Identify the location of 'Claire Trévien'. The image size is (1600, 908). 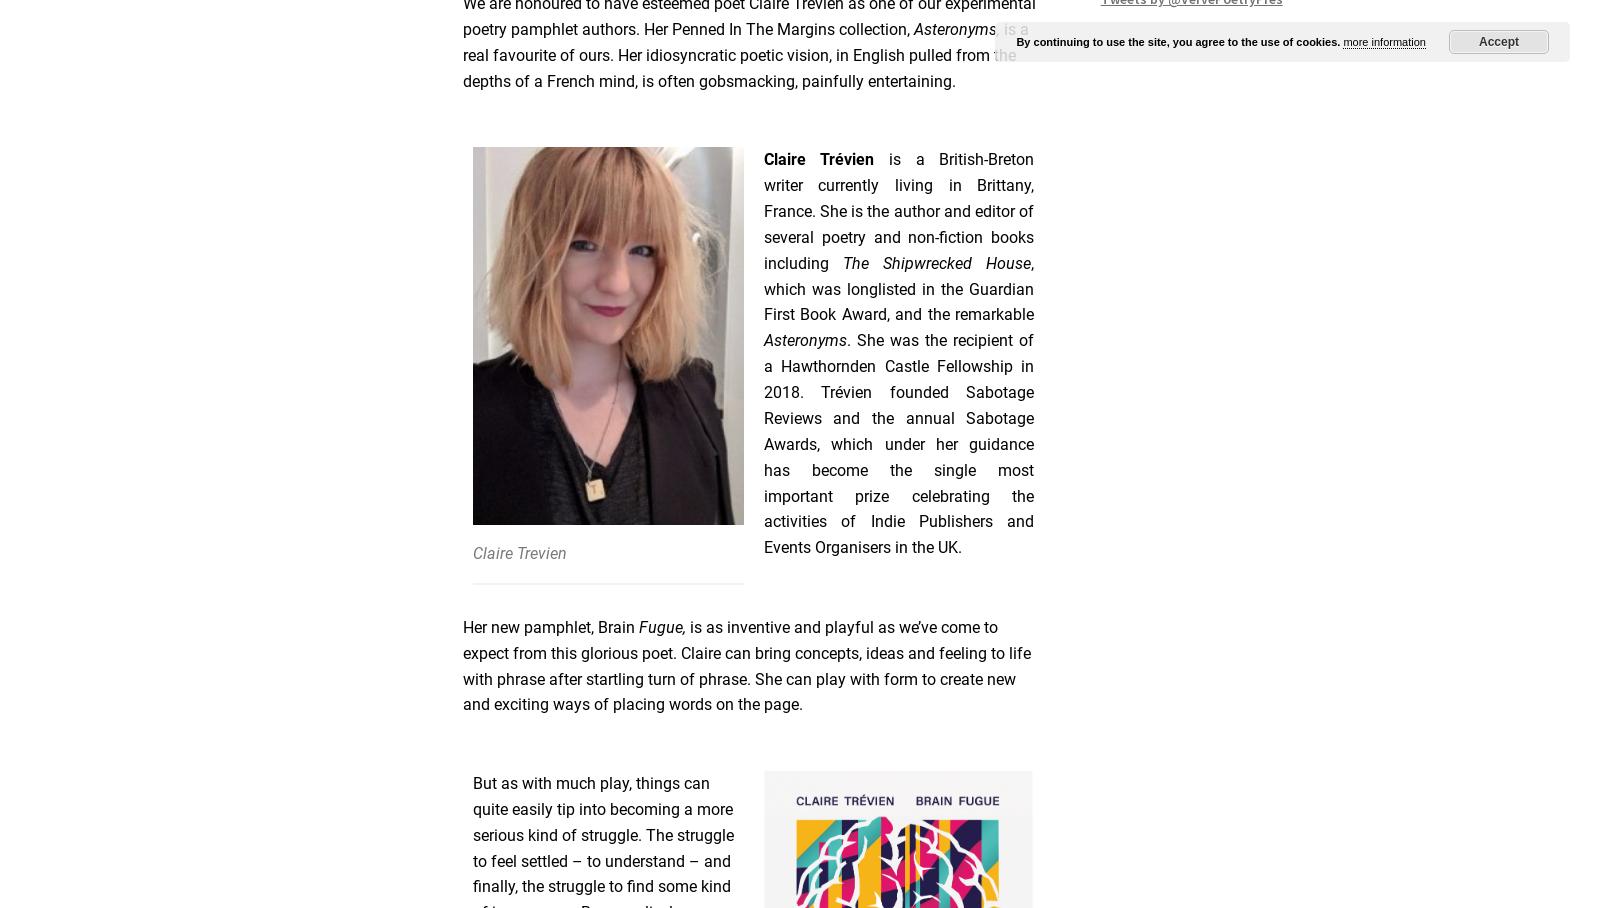
(817, 158).